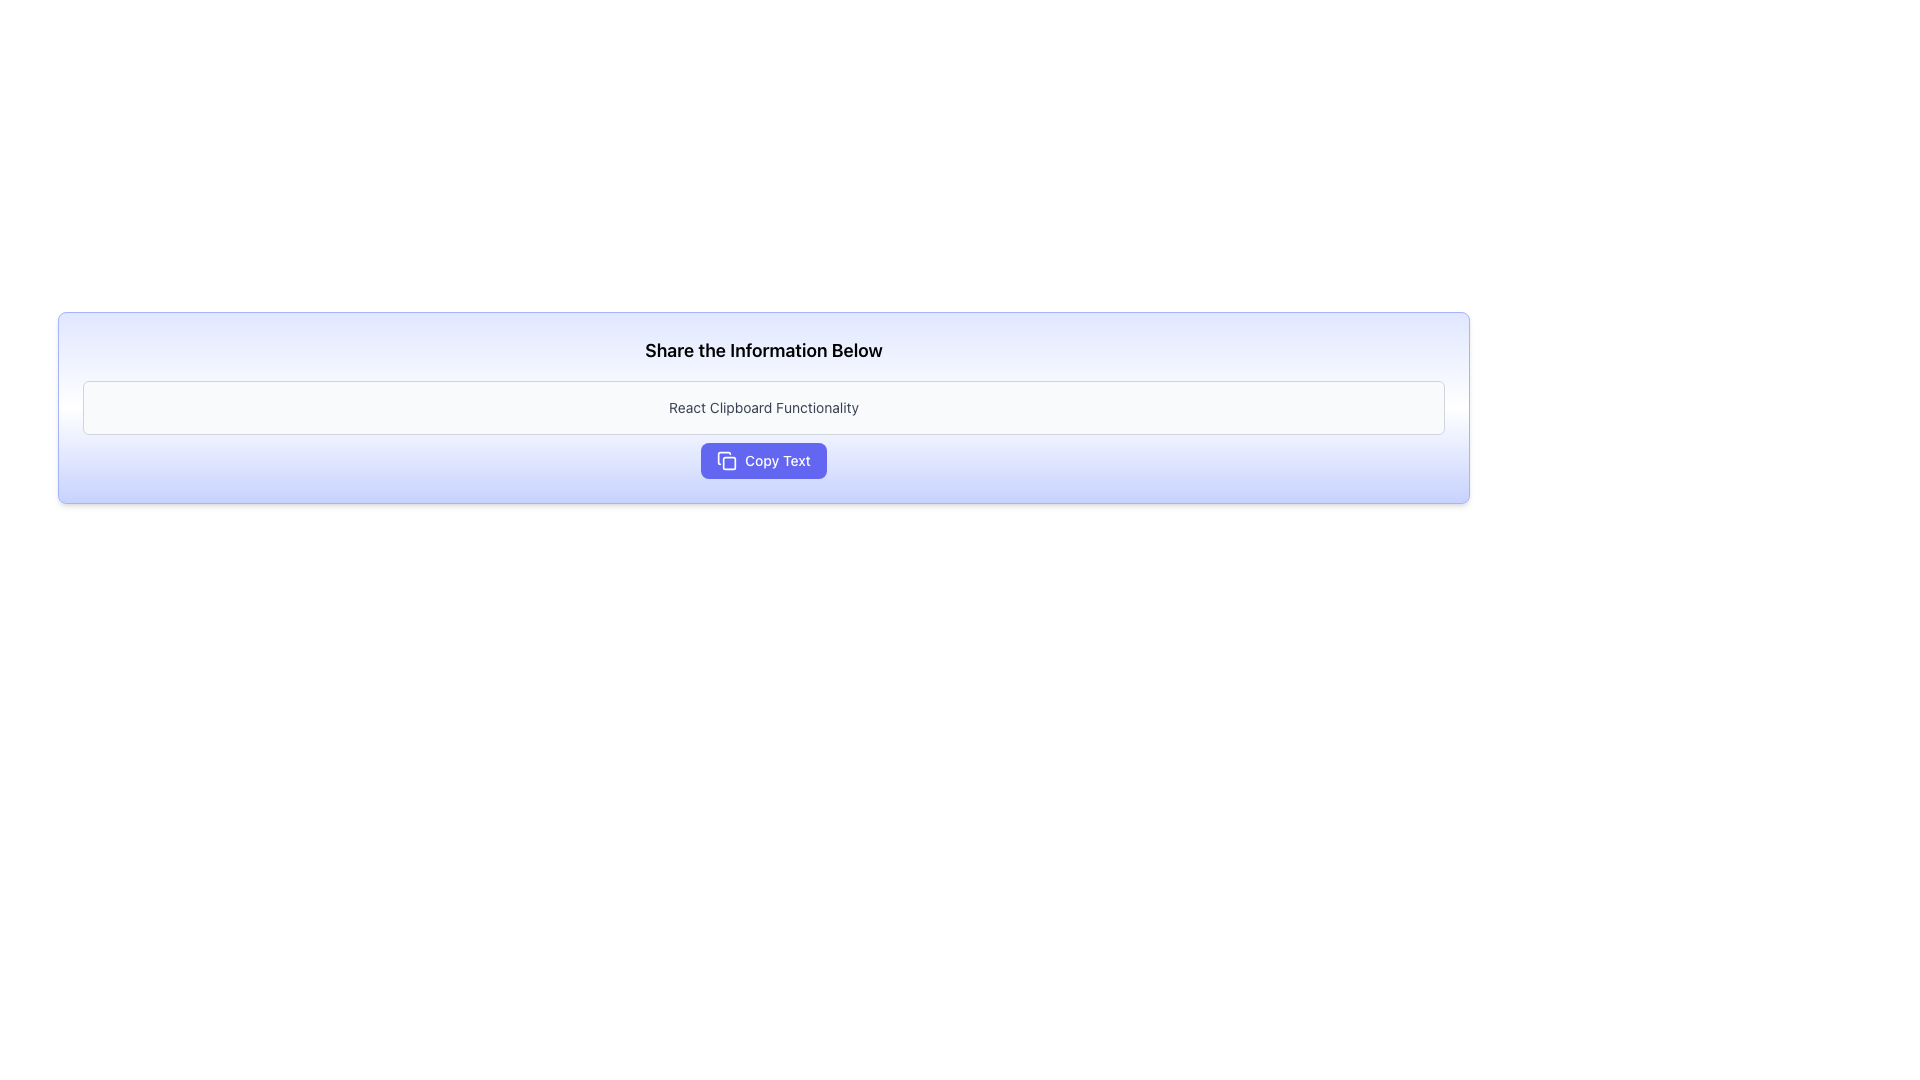 The height and width of the screenshot is (1080, 1920). What do you see at coordinates (726, 461) in the screenshot?
I see `the 'Copy' icon located inside the 'Copy Text' button at the bottom center of the interface, specifically to the left of the text input box` at bounding box center [726, 461].